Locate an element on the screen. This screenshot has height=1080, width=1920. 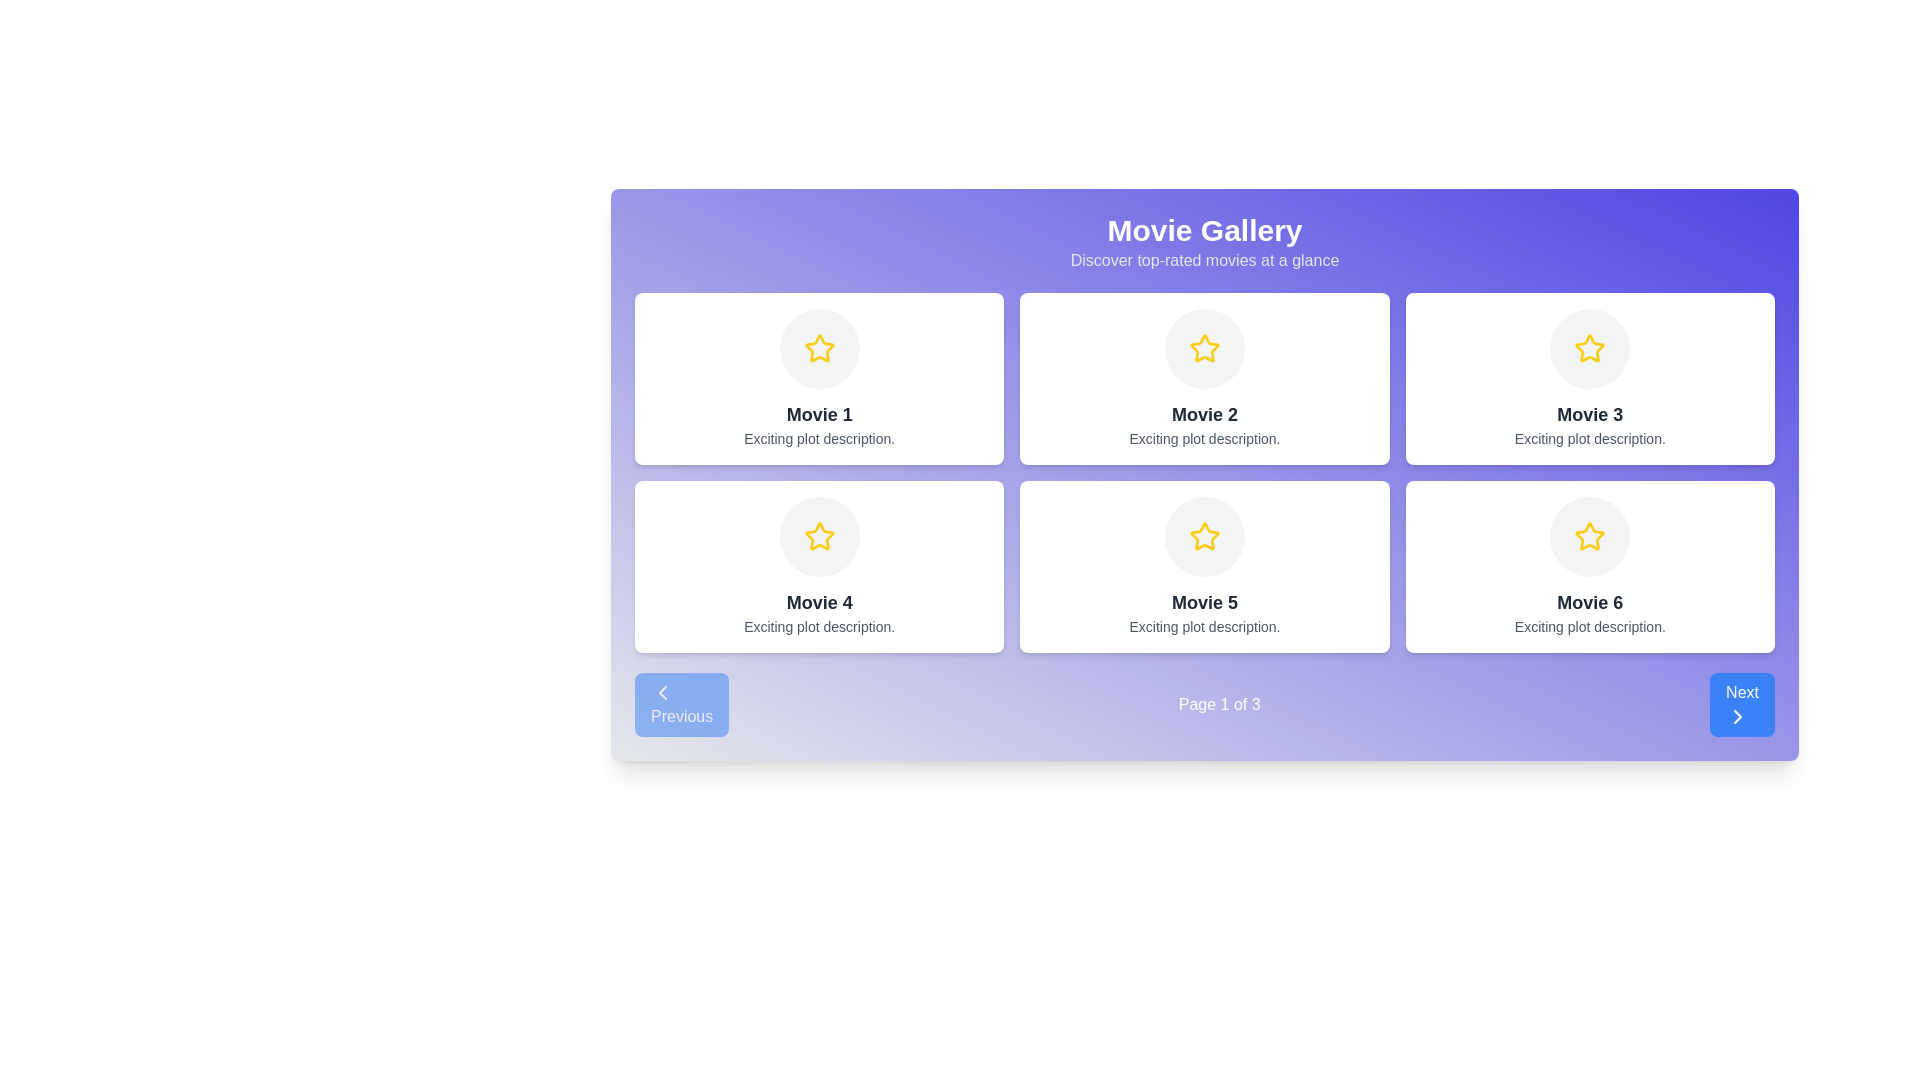
the text label displaying the title 'Movie 3', which is the third title in the row of movie cards, positioned directly below the circular star icon is located at coordinates (1589, 414).